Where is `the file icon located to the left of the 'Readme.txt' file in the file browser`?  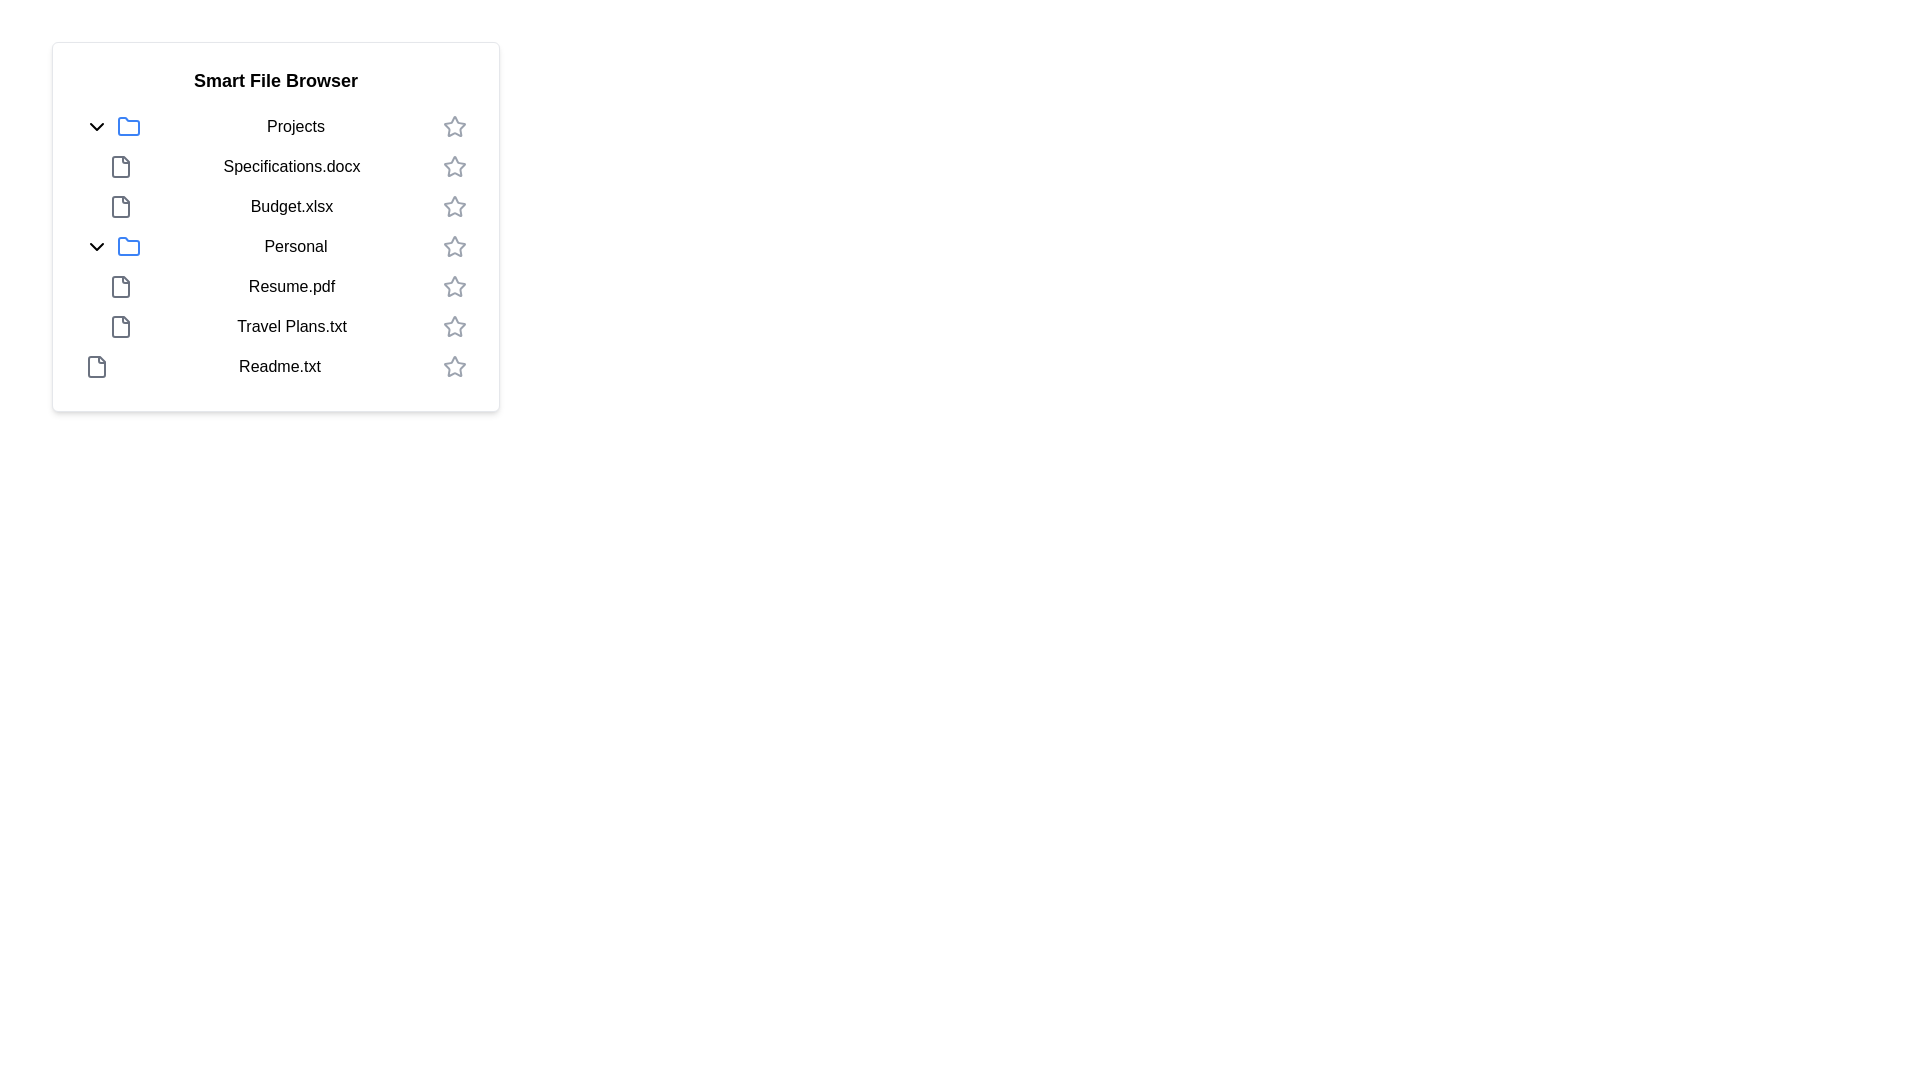
the file icon located to the left of the 'Readme.txt' file in the file browser is located at coordinates (95, 366).